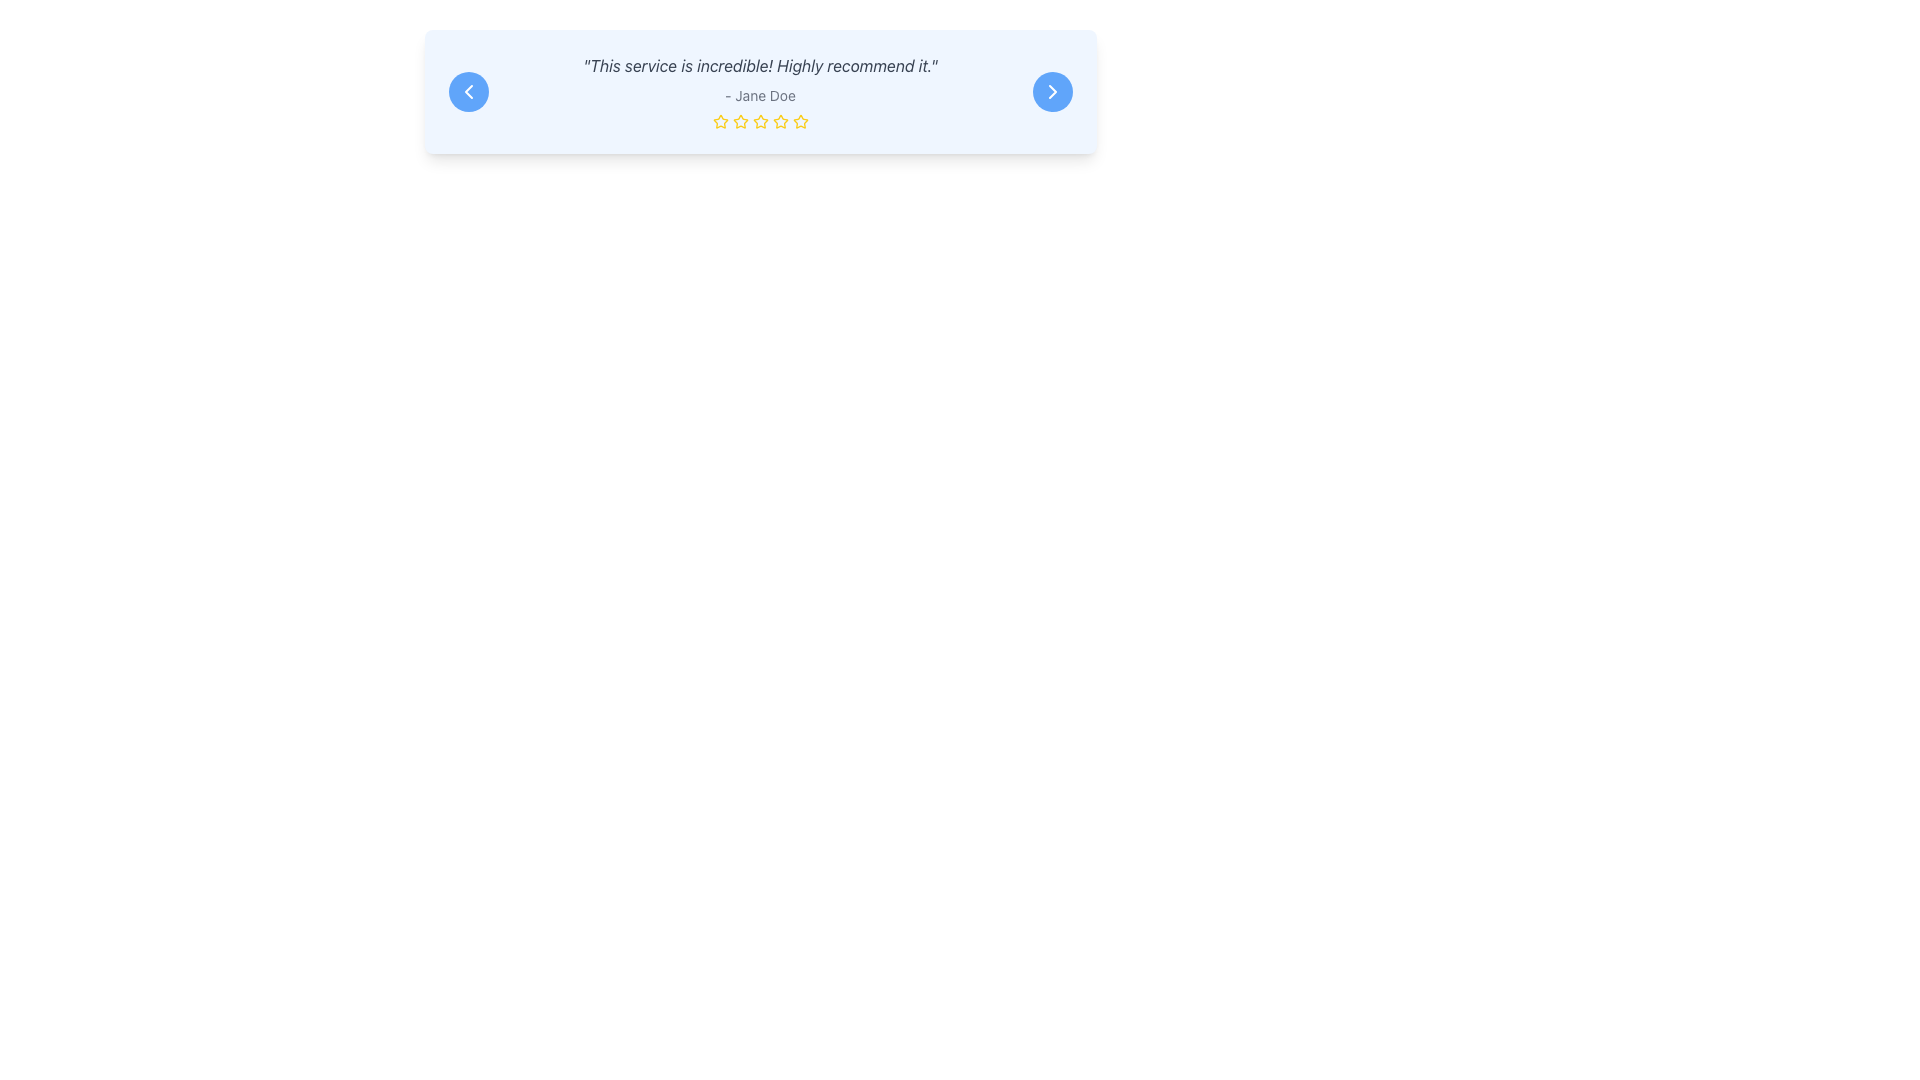 The image size is (1920, 1080). Describe the element at coordinates (800, 121) in the screenshot. I see `the fourth star` at that location.